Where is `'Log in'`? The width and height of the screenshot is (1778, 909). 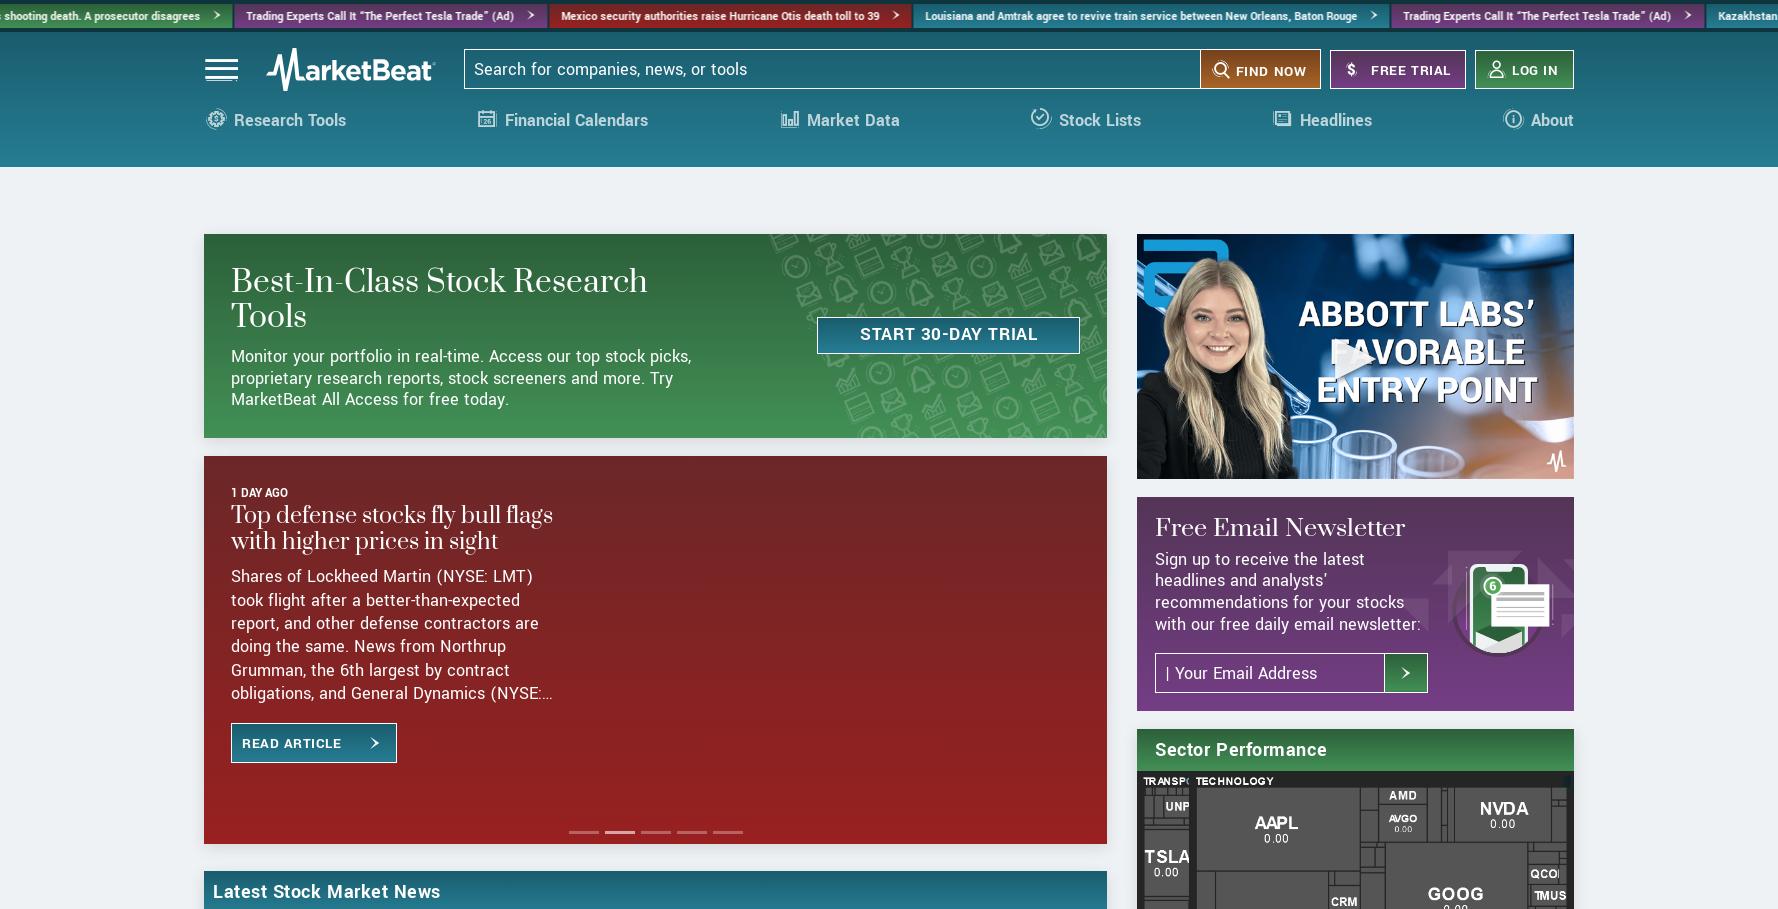
'Log in' is located at coordinates (1511, 81).